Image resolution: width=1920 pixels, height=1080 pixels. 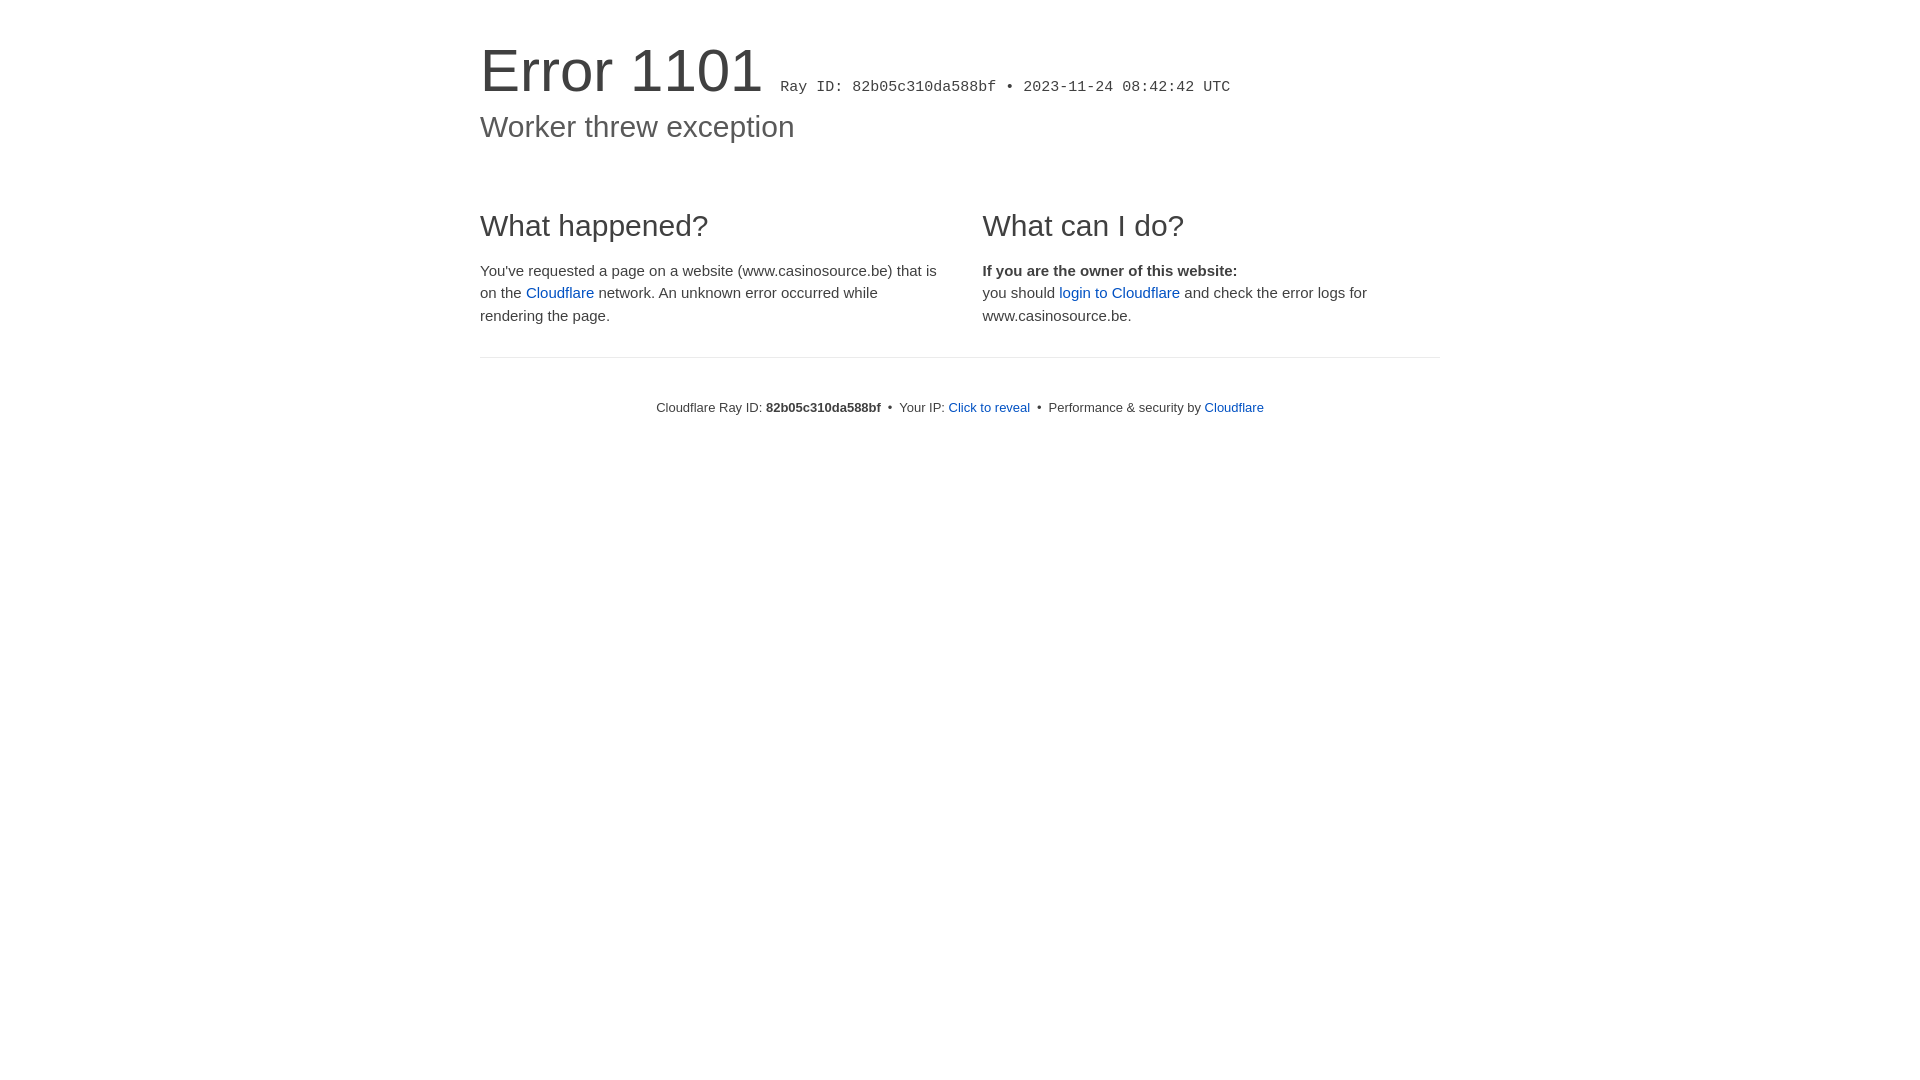 I want to click on 'Click to reveal', so click(x=989, y=407).